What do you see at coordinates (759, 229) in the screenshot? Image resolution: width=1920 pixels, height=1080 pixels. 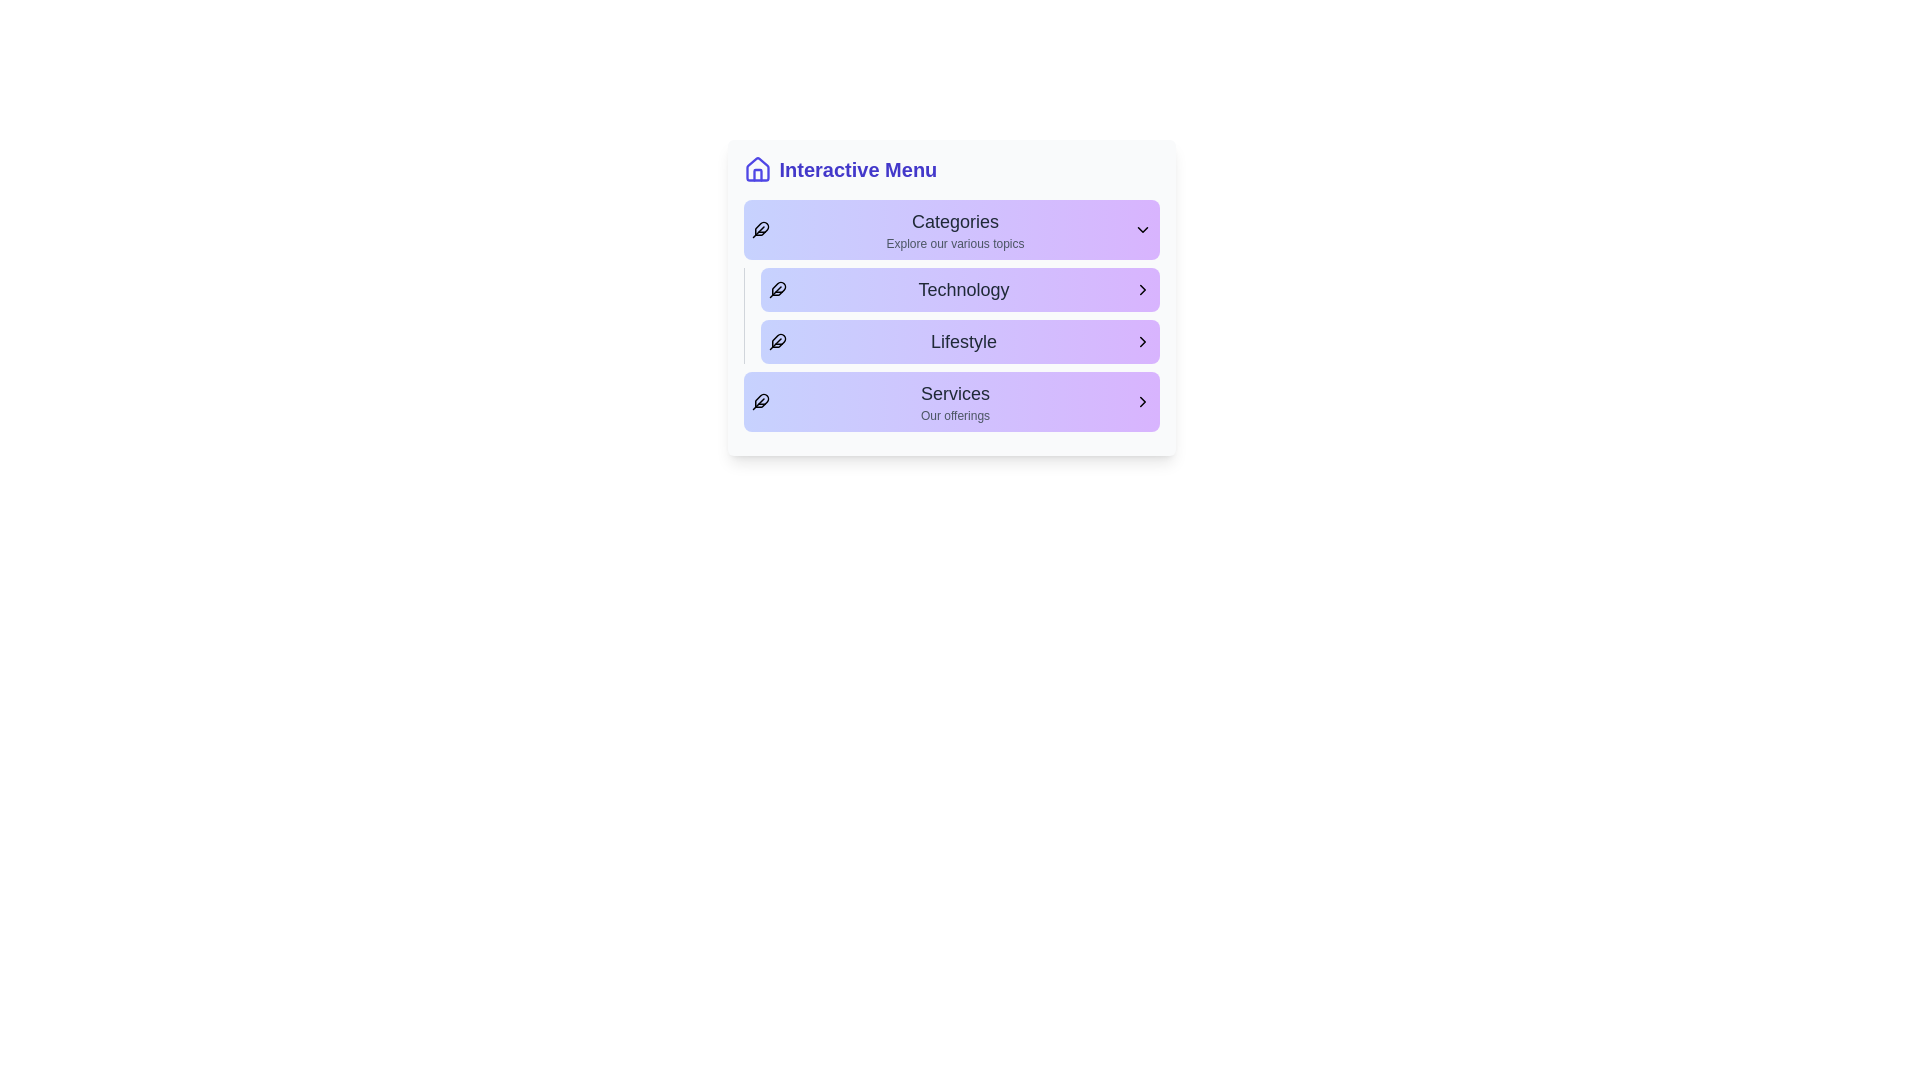 I see `the decorative icon in the 'Categories' section, located to the left of the text label for the first category` at bounding box center [759, 229].